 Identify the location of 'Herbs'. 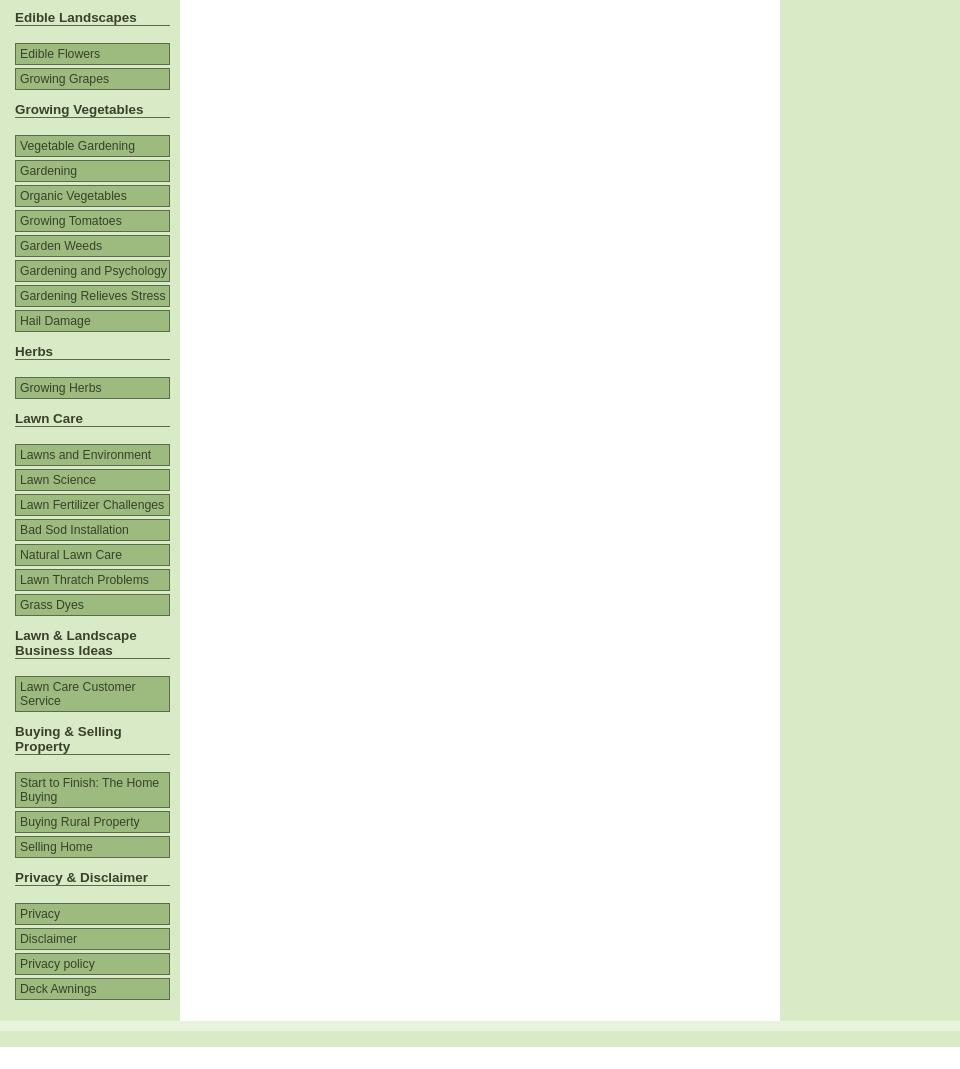
(13, 351).